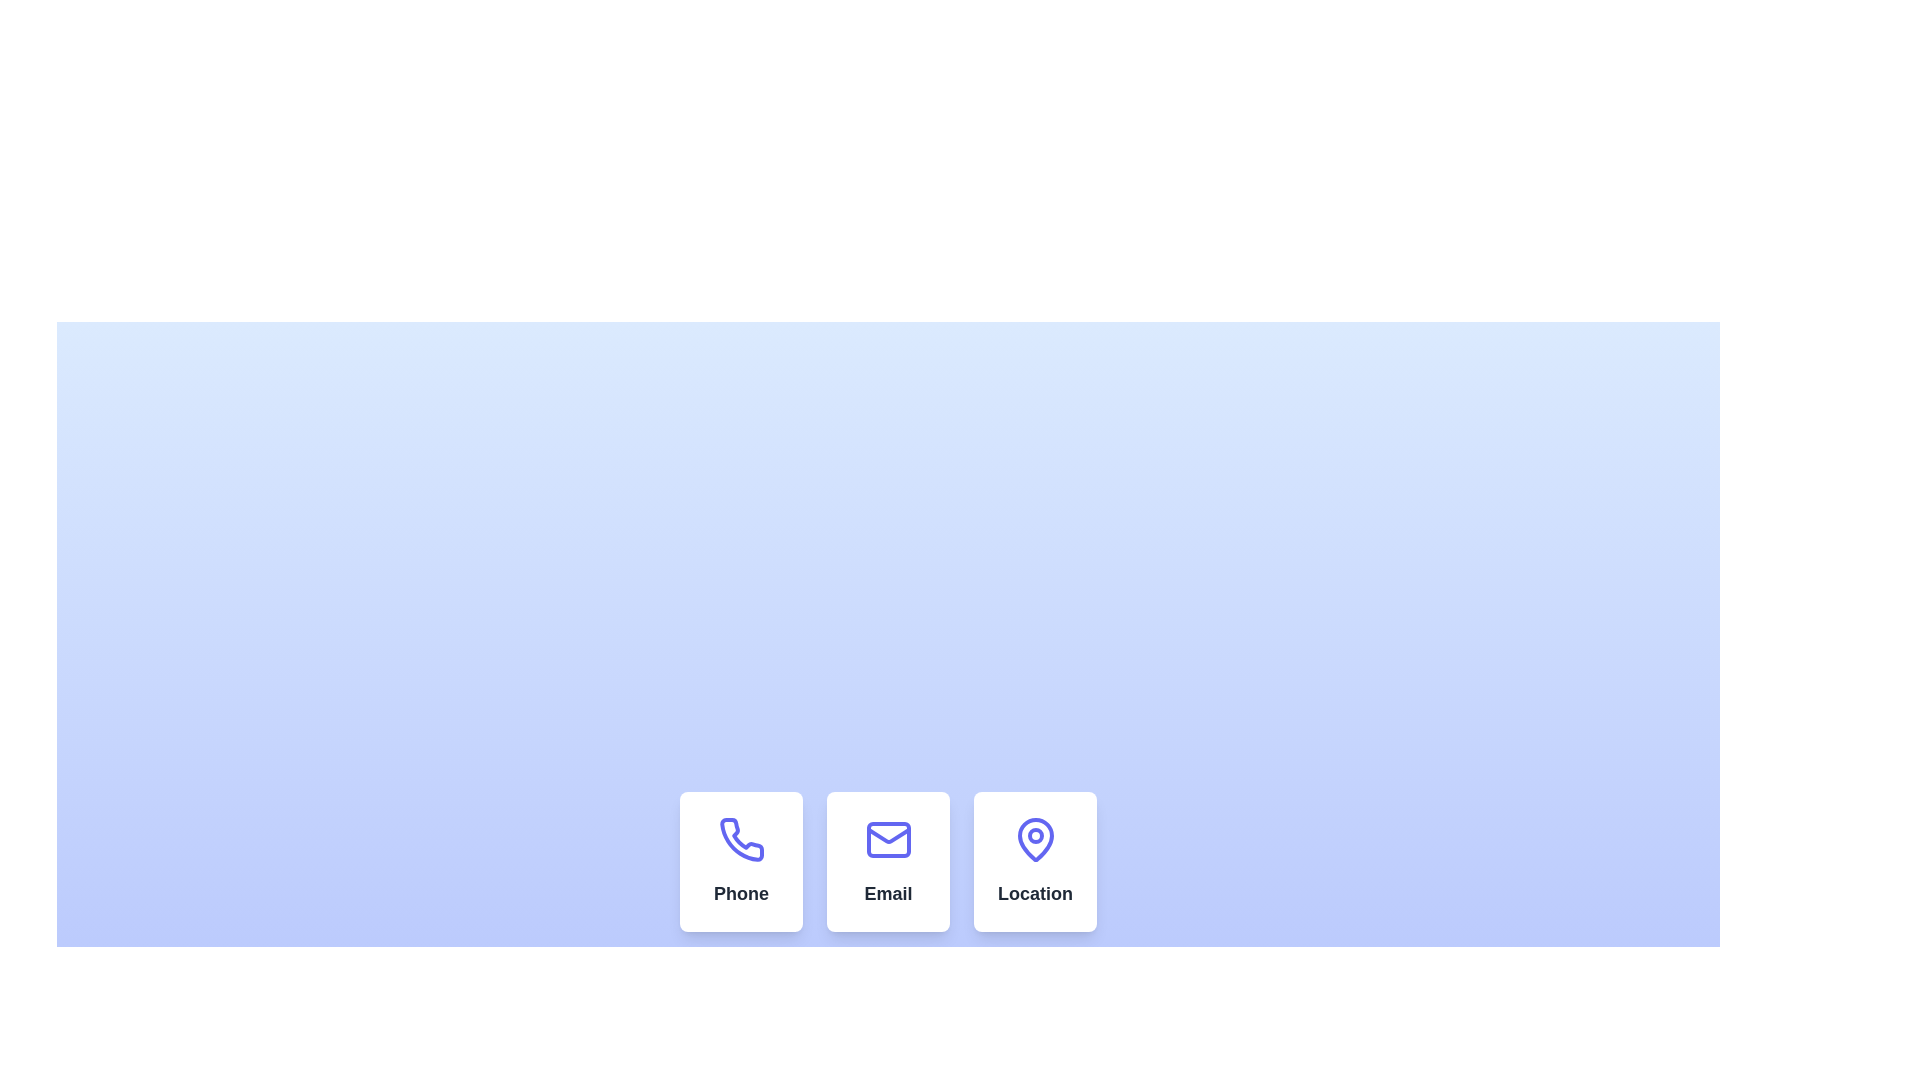 The height and width of the screenshot is (1080, 1920). What do you see at coordinates (1035, 840) in the screenshot?
I see `the location icon, which is the rightmost element in a horizontally aligned group of three, positioned underneath the label 'Location'` at bounding box center [1035, 840].